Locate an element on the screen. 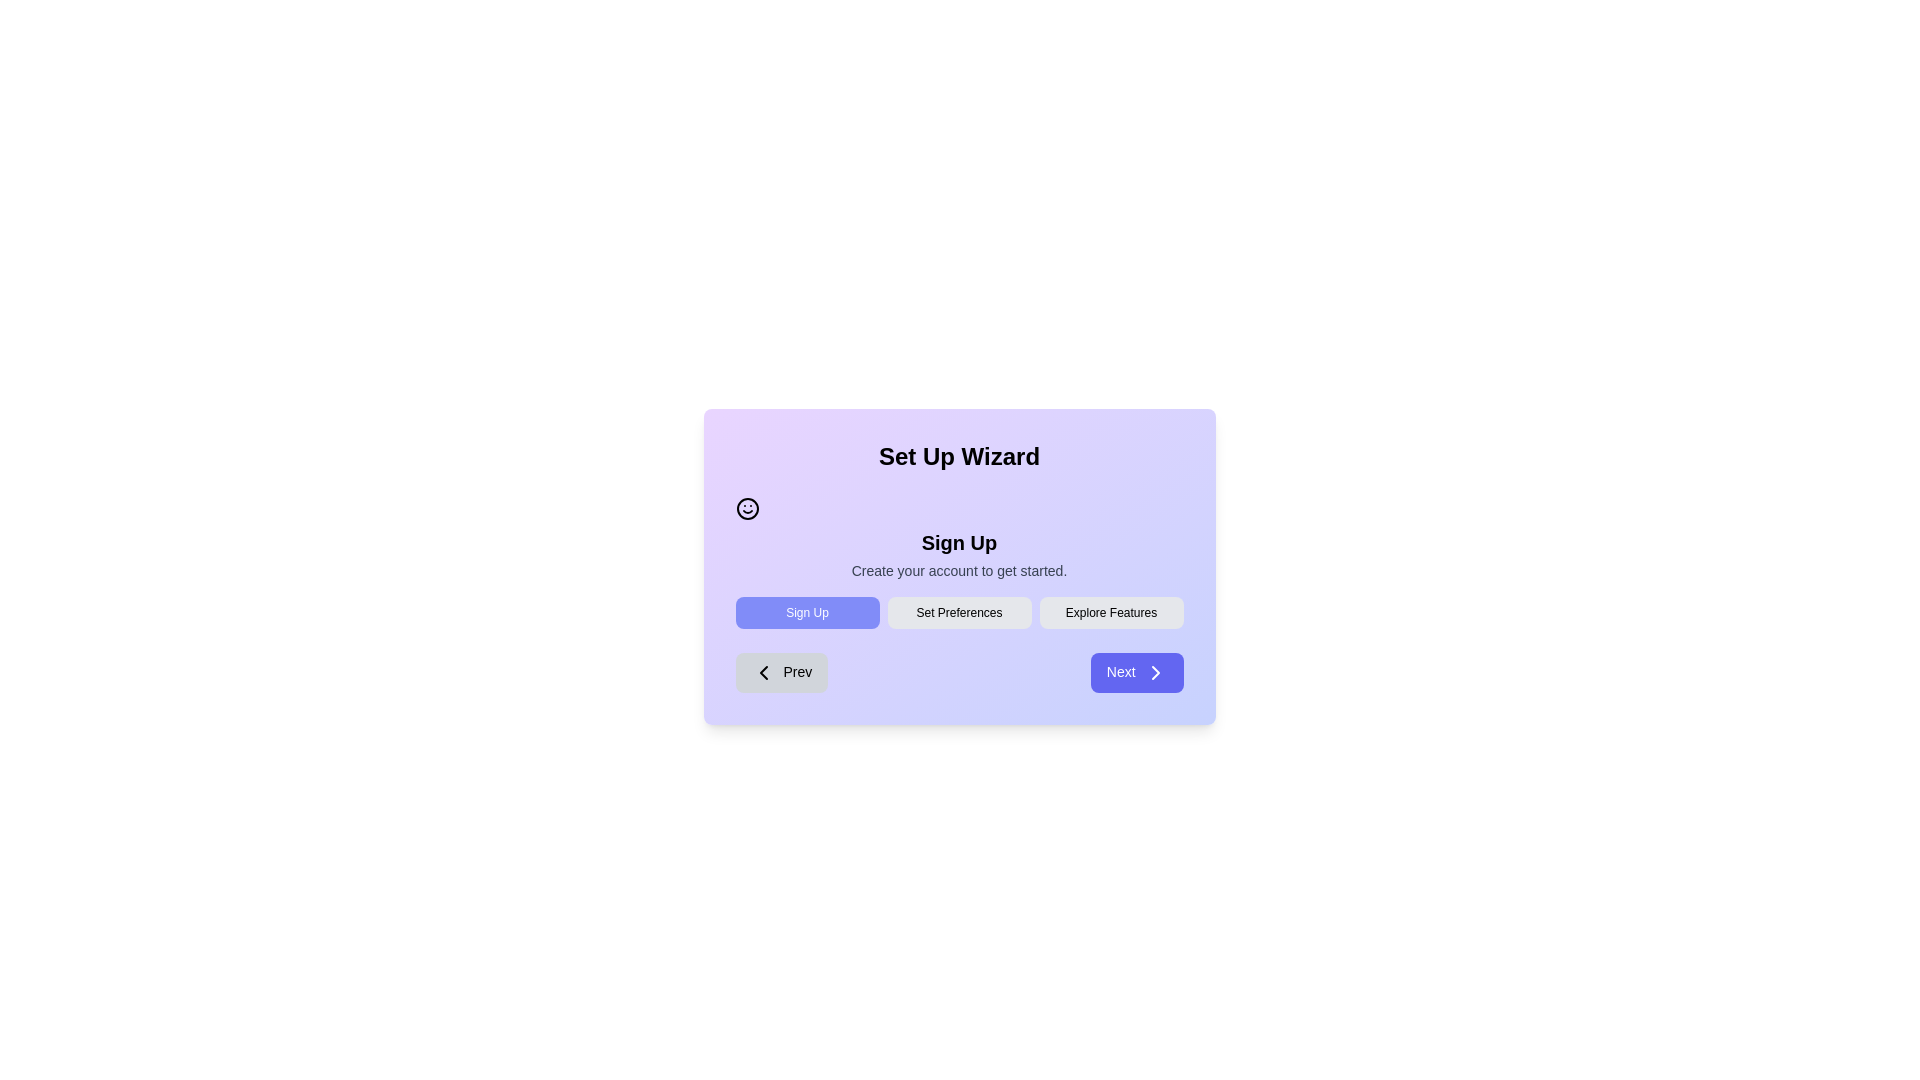 This screenshot has width=1920, height=1080. the smiling face icon is located at coordinates (746, 508).